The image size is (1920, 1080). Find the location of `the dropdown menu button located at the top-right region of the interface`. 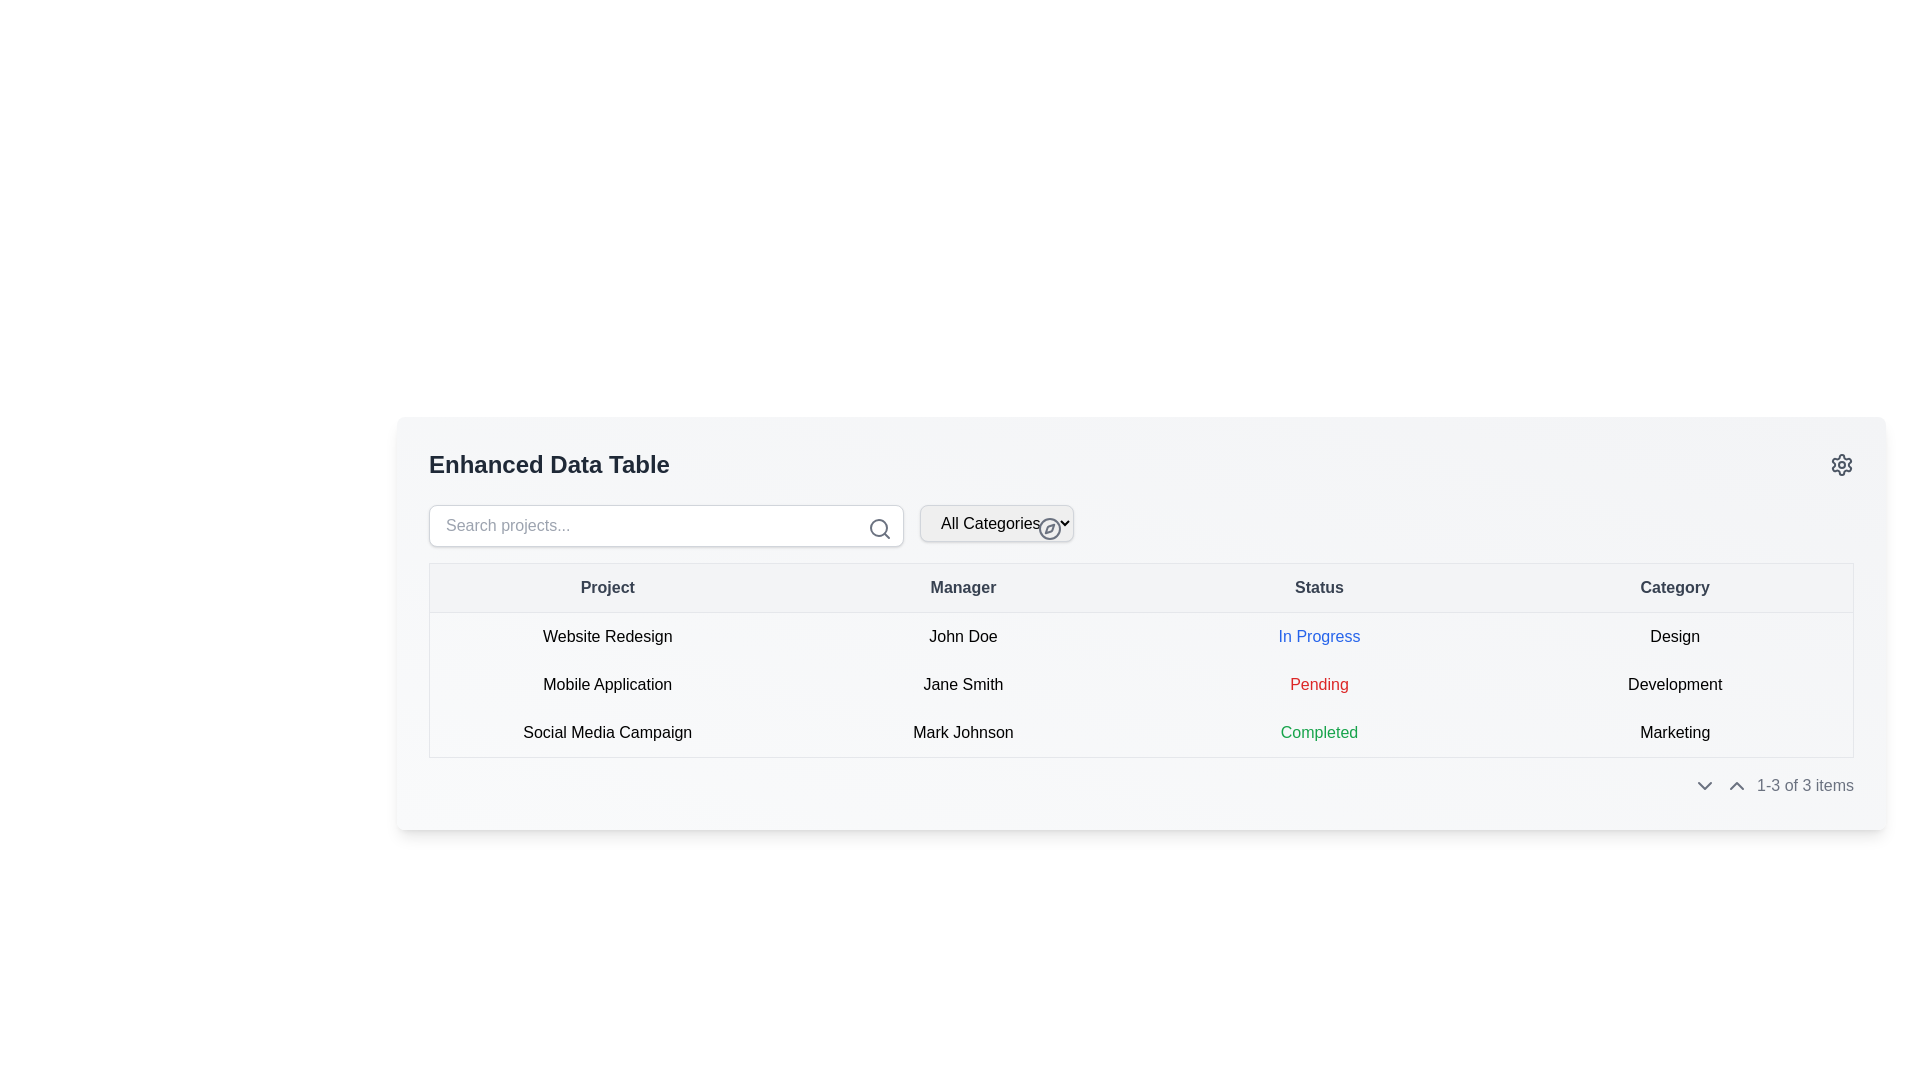

the dropdown menu button located at the top-right region of the interface is located at coordinates (997, 522).